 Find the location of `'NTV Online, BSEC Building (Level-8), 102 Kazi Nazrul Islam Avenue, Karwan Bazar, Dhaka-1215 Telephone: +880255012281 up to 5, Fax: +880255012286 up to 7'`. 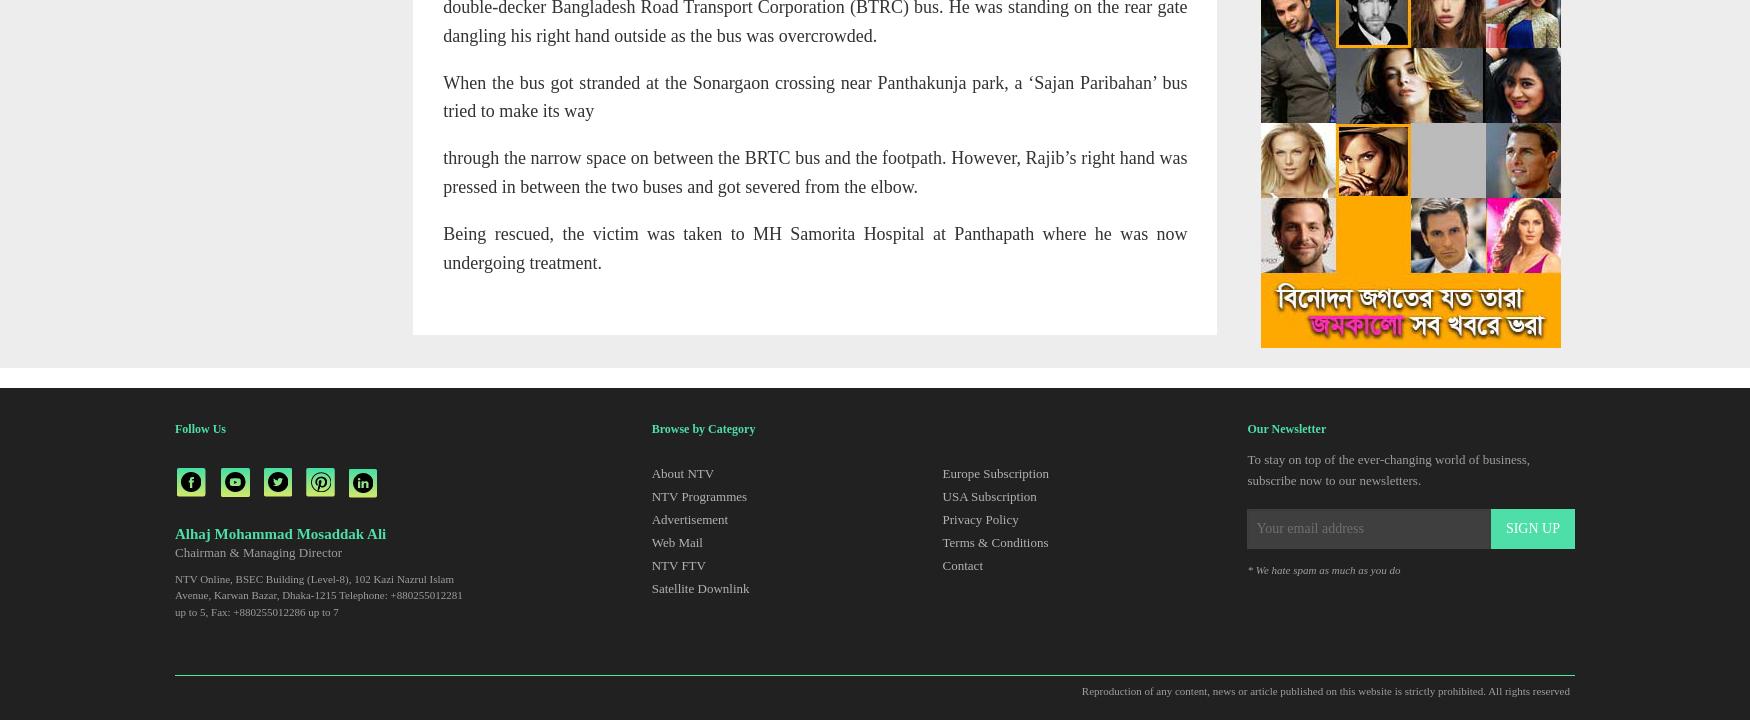

'NTV Online, BSEC Building (Level-8), 102 Kazi Nazrul Islam Avenue, Karwan Bazar, Dhaka-1215 Telephone: +880255012281 up to 5, Fax: +880255012286 up to 7' is located at coordinates (318, 593).